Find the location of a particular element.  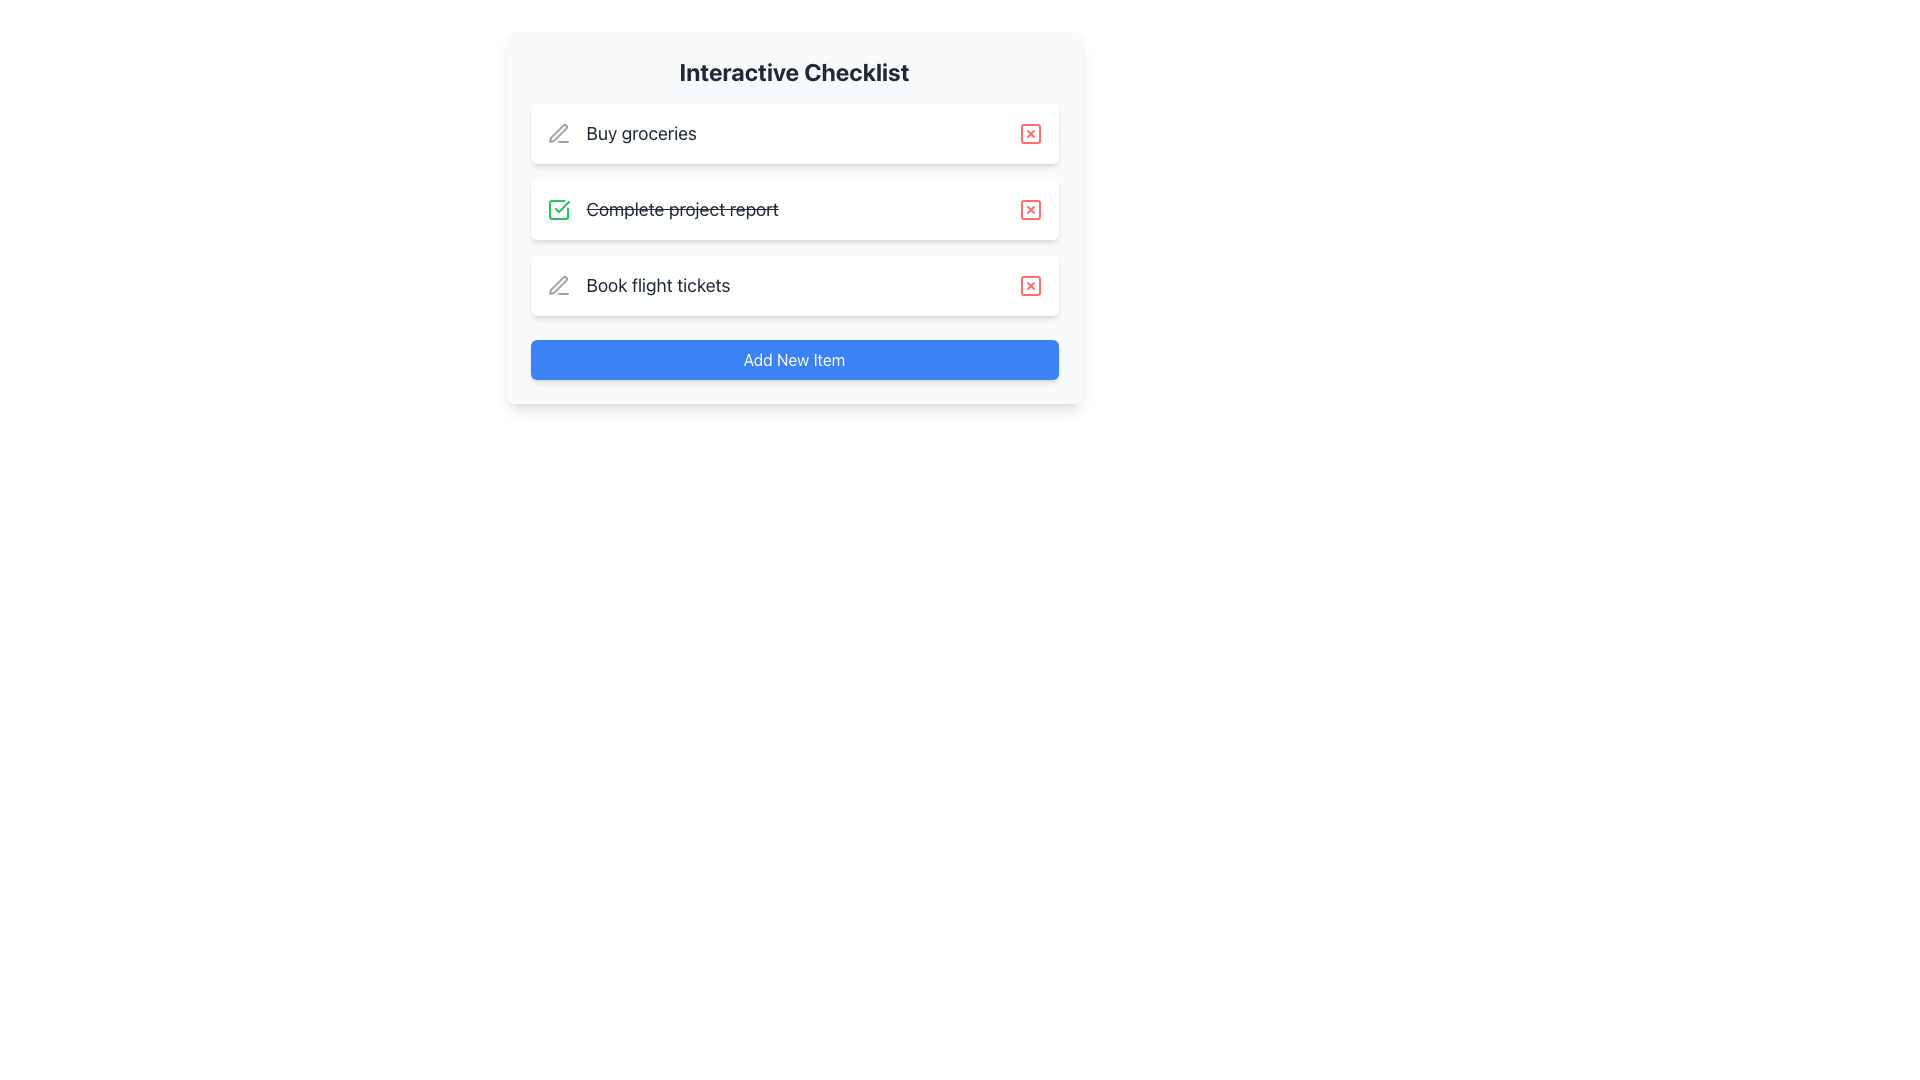

the checkbox is located at coordinates (558, 209).